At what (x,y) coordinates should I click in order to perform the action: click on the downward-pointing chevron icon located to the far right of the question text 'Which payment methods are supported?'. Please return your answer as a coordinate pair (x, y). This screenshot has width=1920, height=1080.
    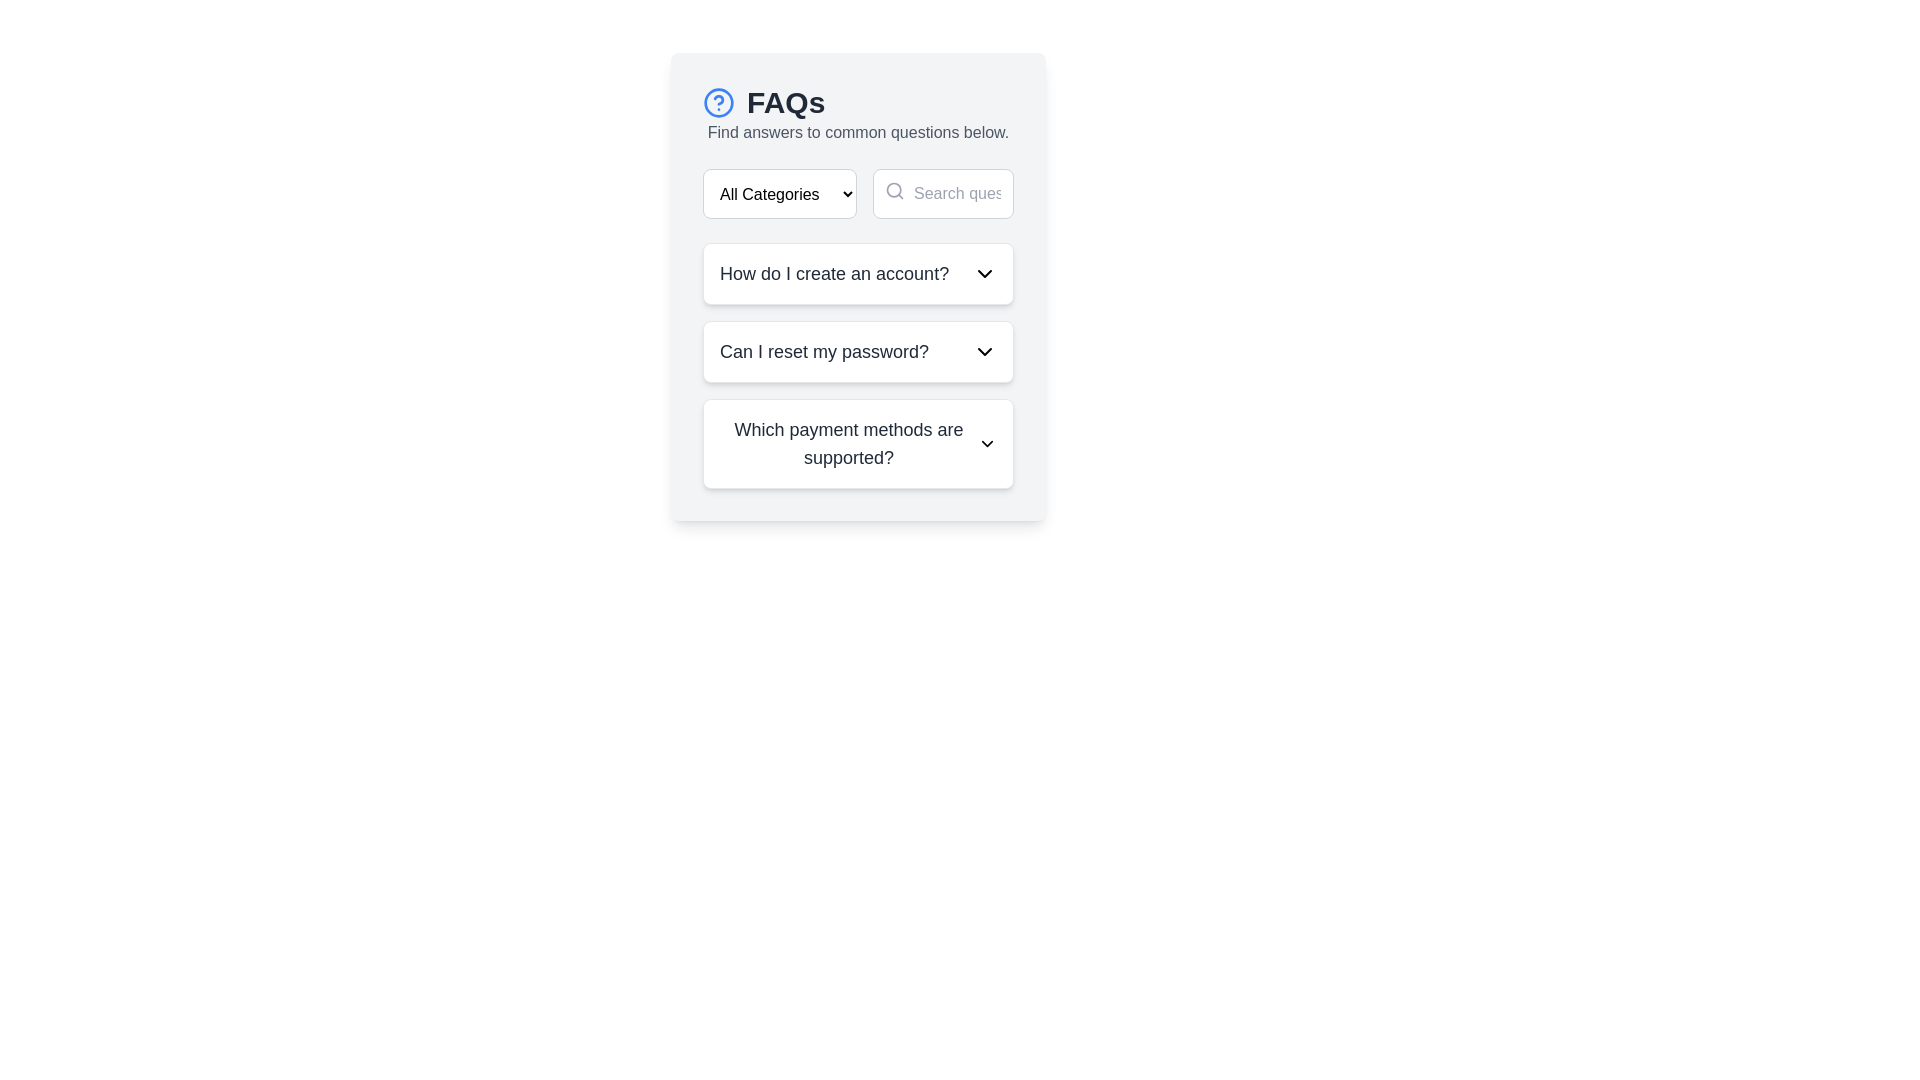
    Looking at the image, I should click on (987, 442).